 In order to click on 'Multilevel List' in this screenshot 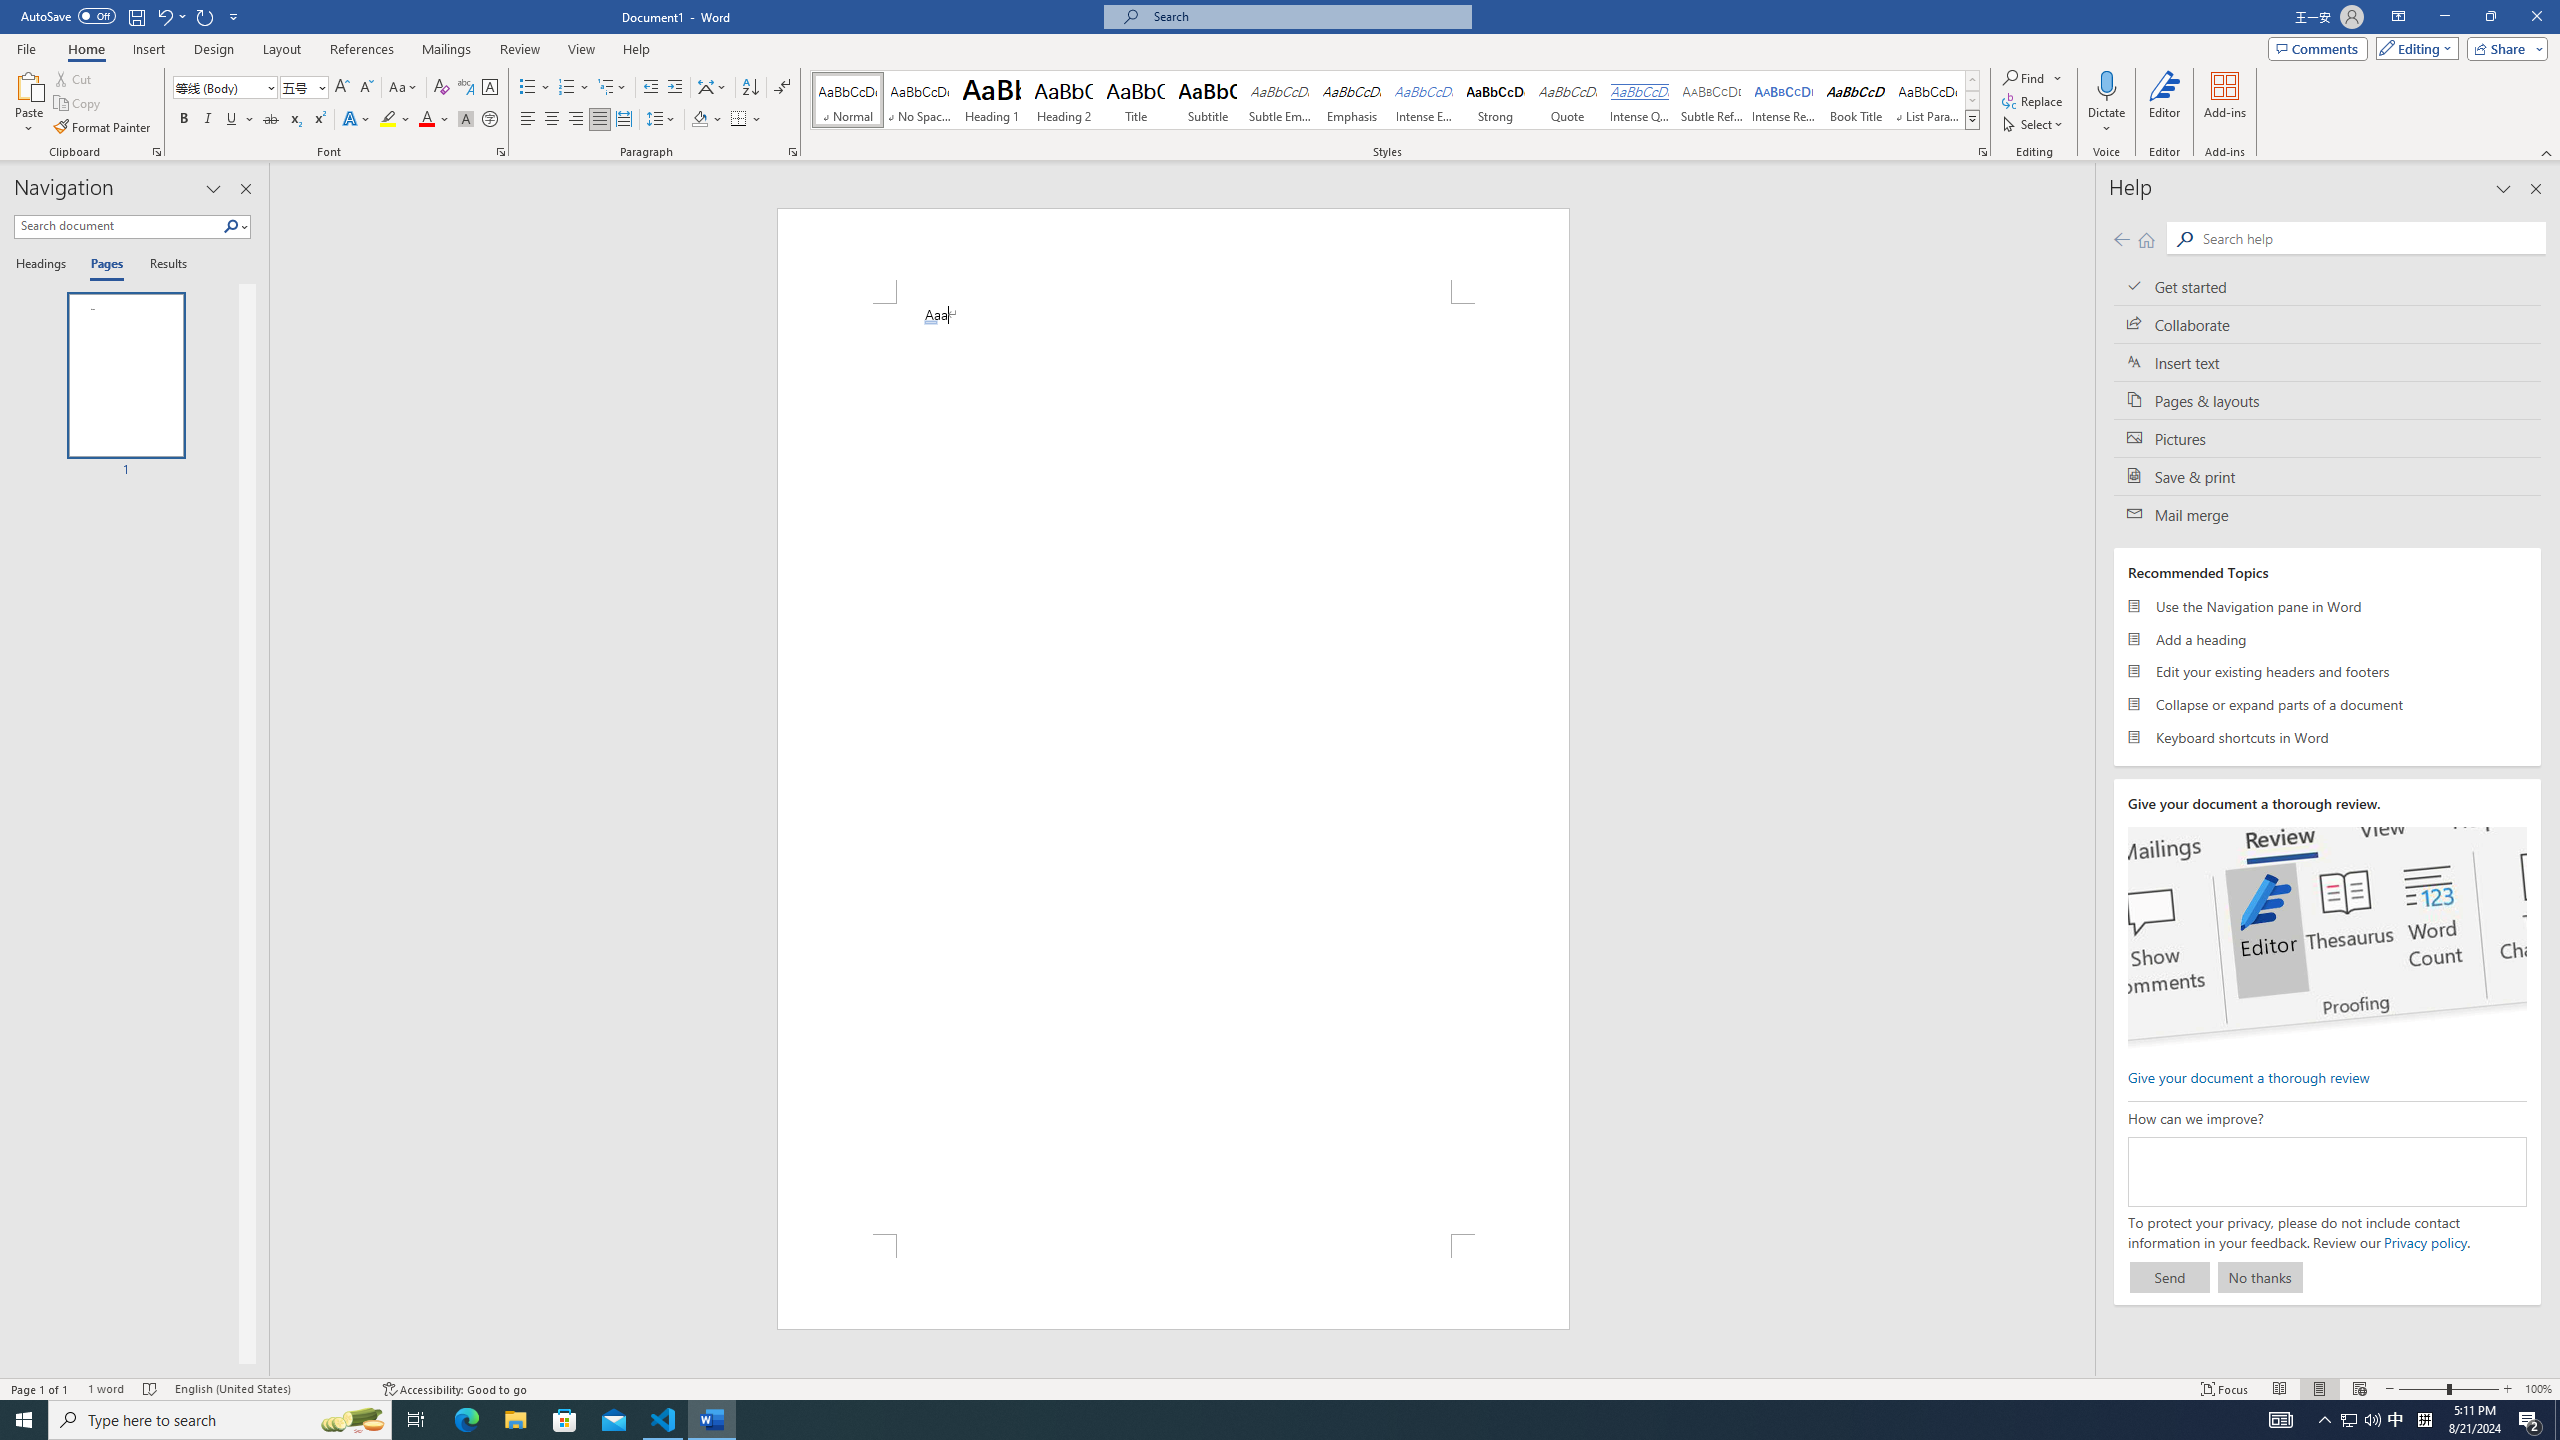, I will do `click(611, 87)`.